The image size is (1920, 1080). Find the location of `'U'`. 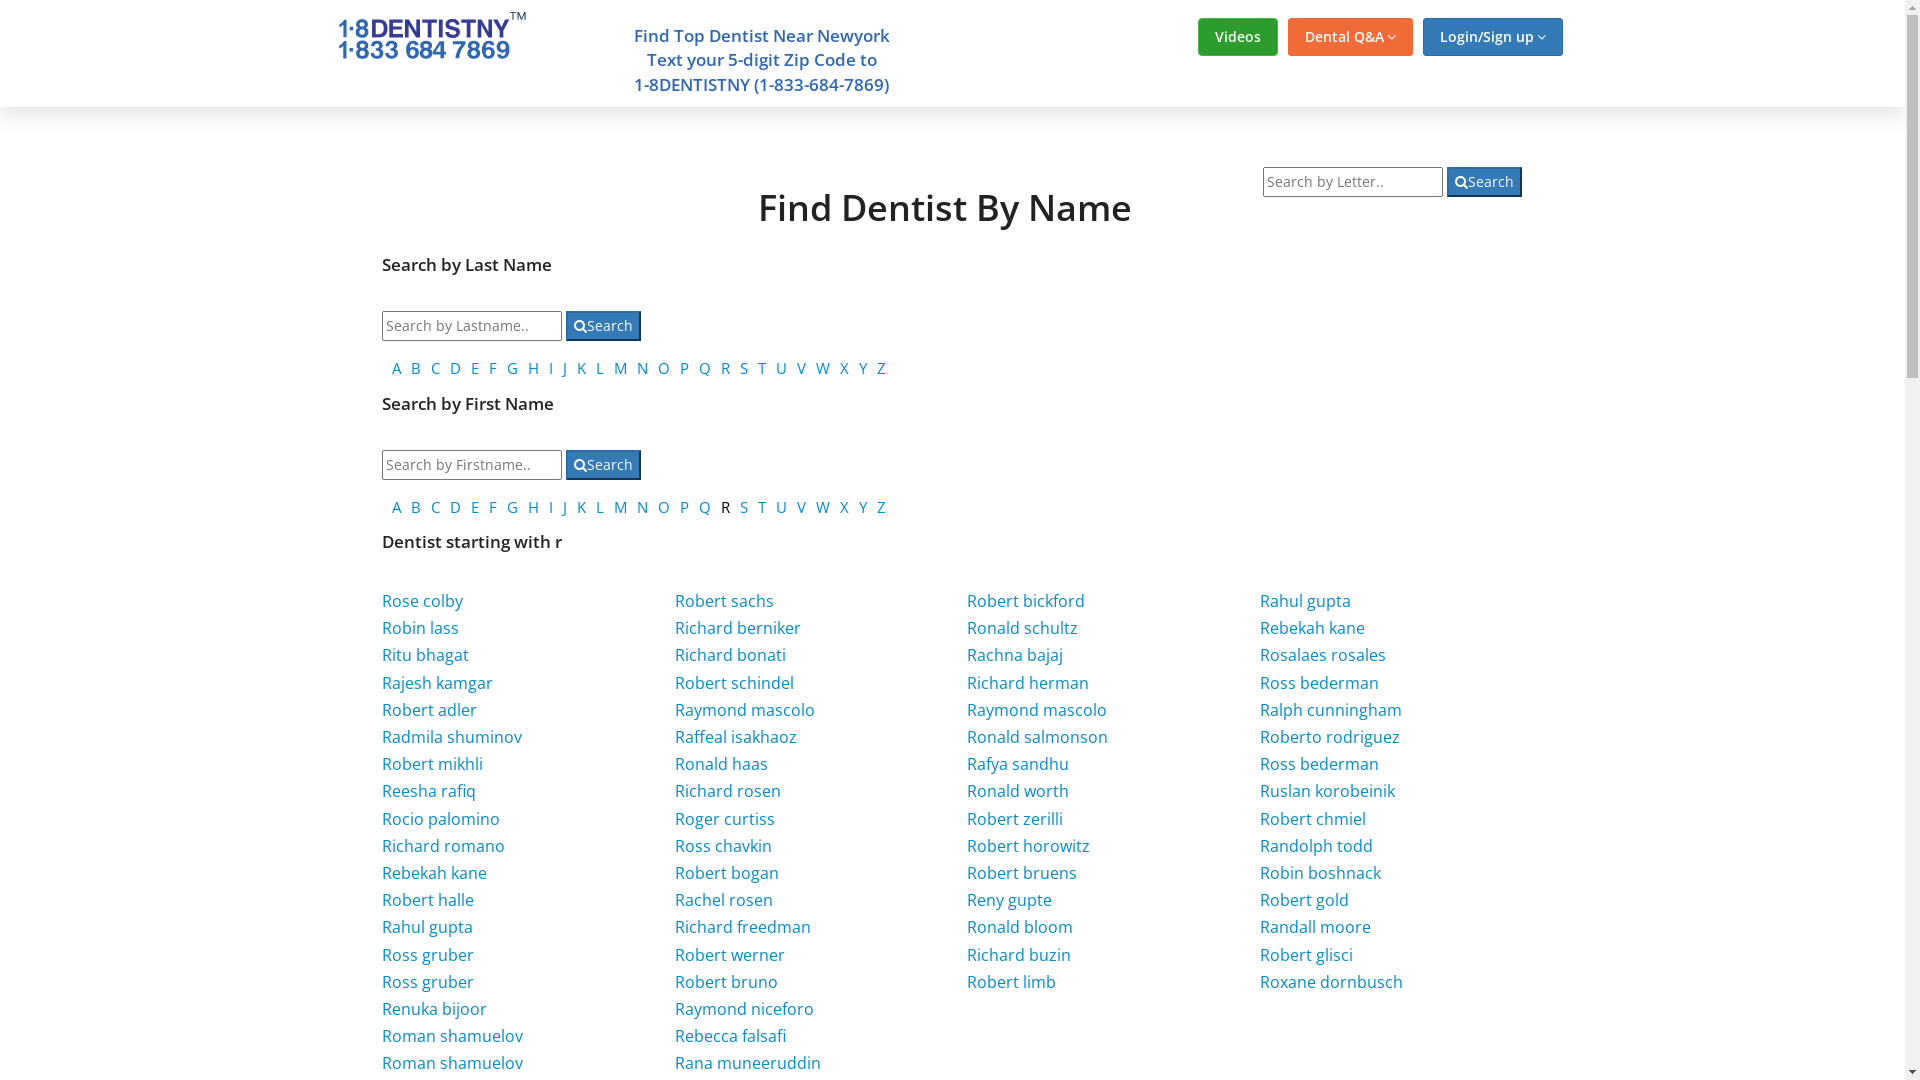

'U' is located at coordinates (780, 505).